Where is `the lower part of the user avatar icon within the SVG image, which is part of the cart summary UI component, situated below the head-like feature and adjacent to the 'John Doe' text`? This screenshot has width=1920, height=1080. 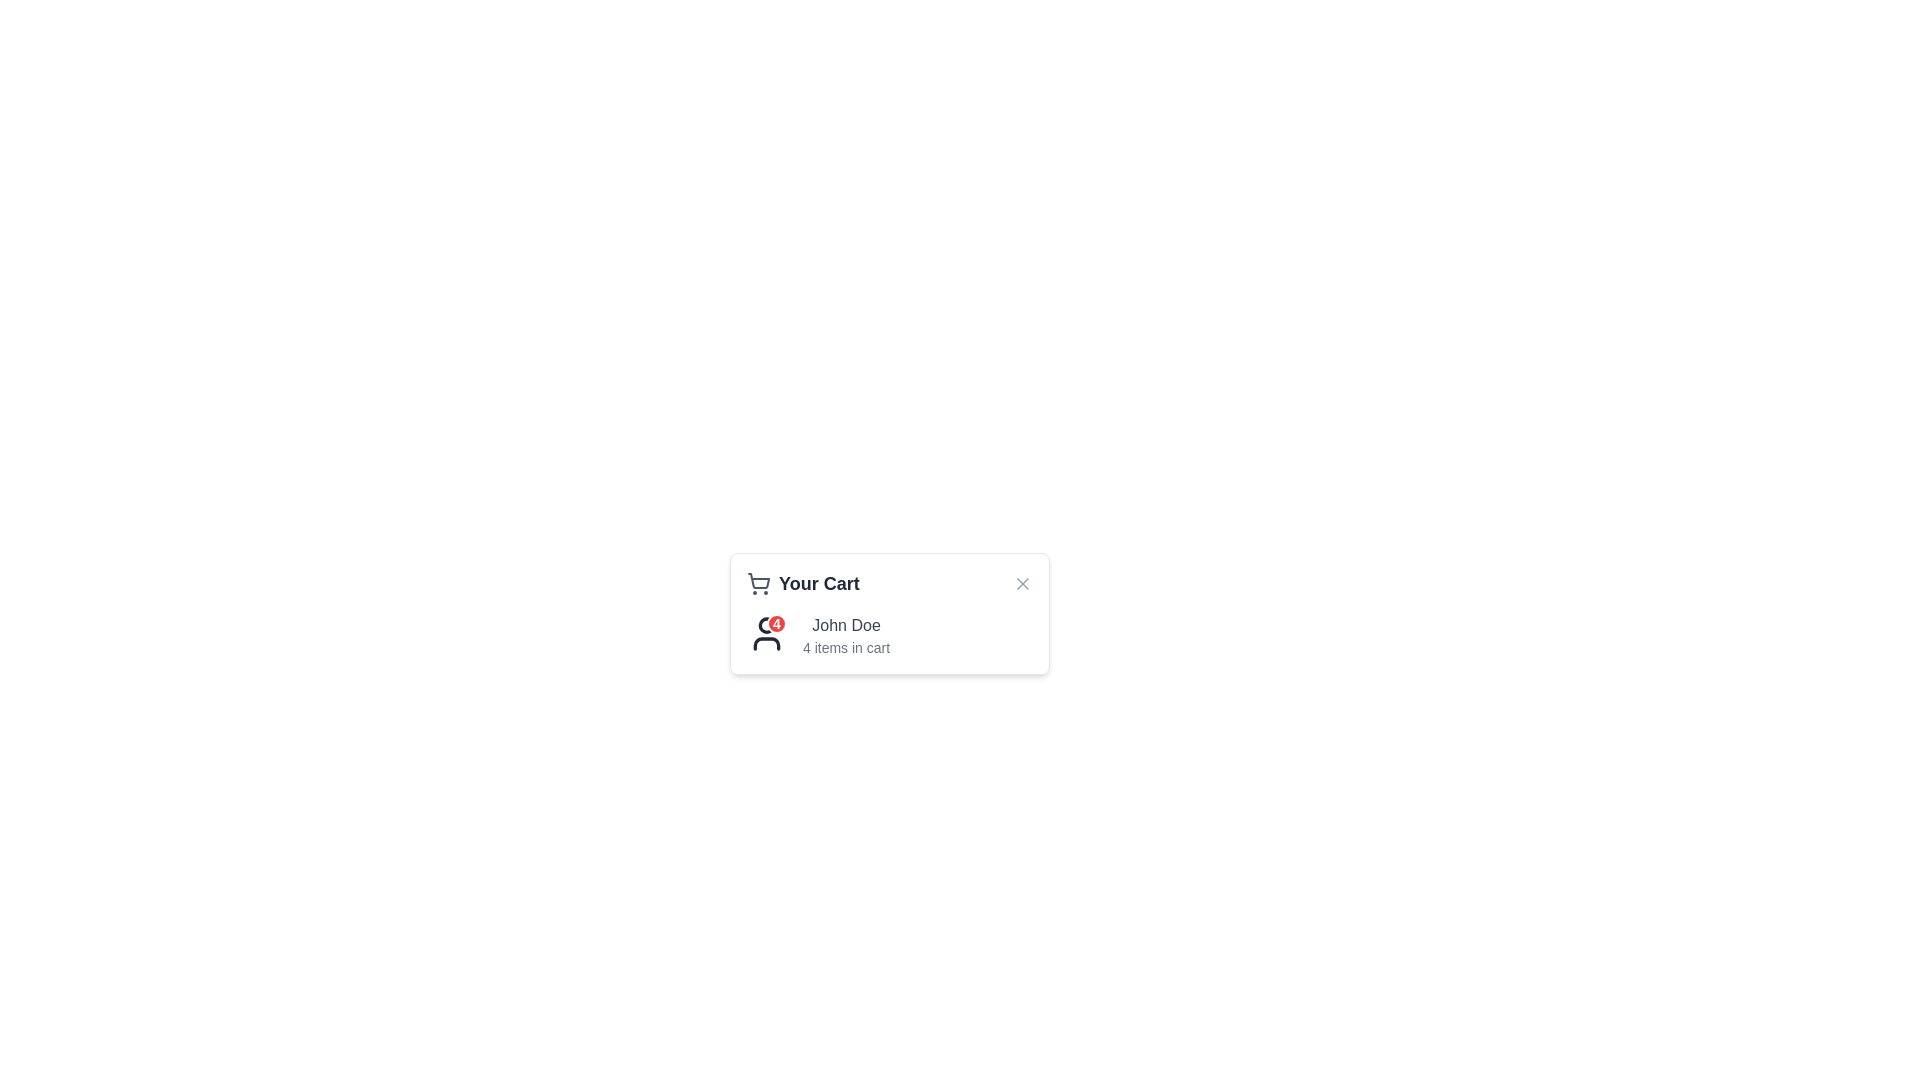 the lower part of the user avatar icon within the SVG image, which is part of the cart summary UI component, situated below the head-like feature and adjacent to the 'John Doe' text is located at coordinates (766, 644).